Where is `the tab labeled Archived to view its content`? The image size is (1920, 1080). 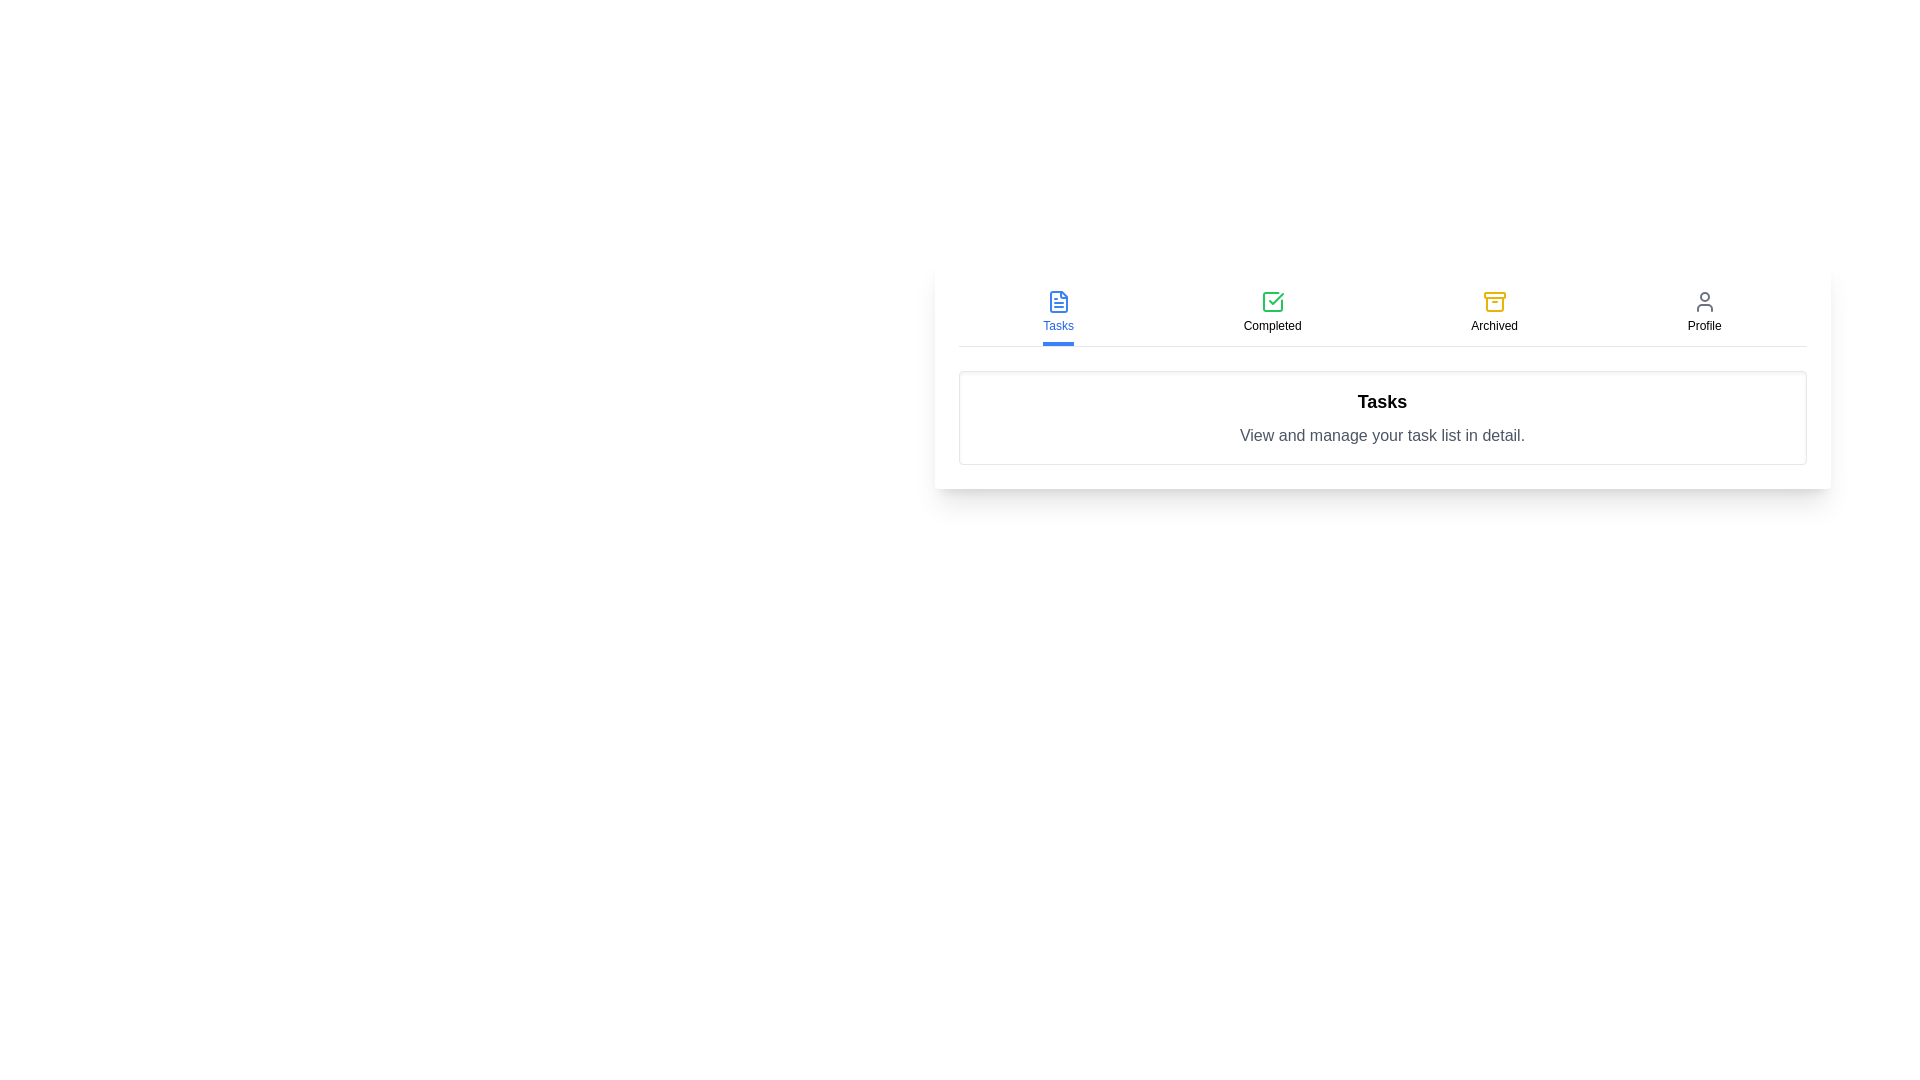 the tab labeled Archived to view its content is located at coordinates (1494, 313).